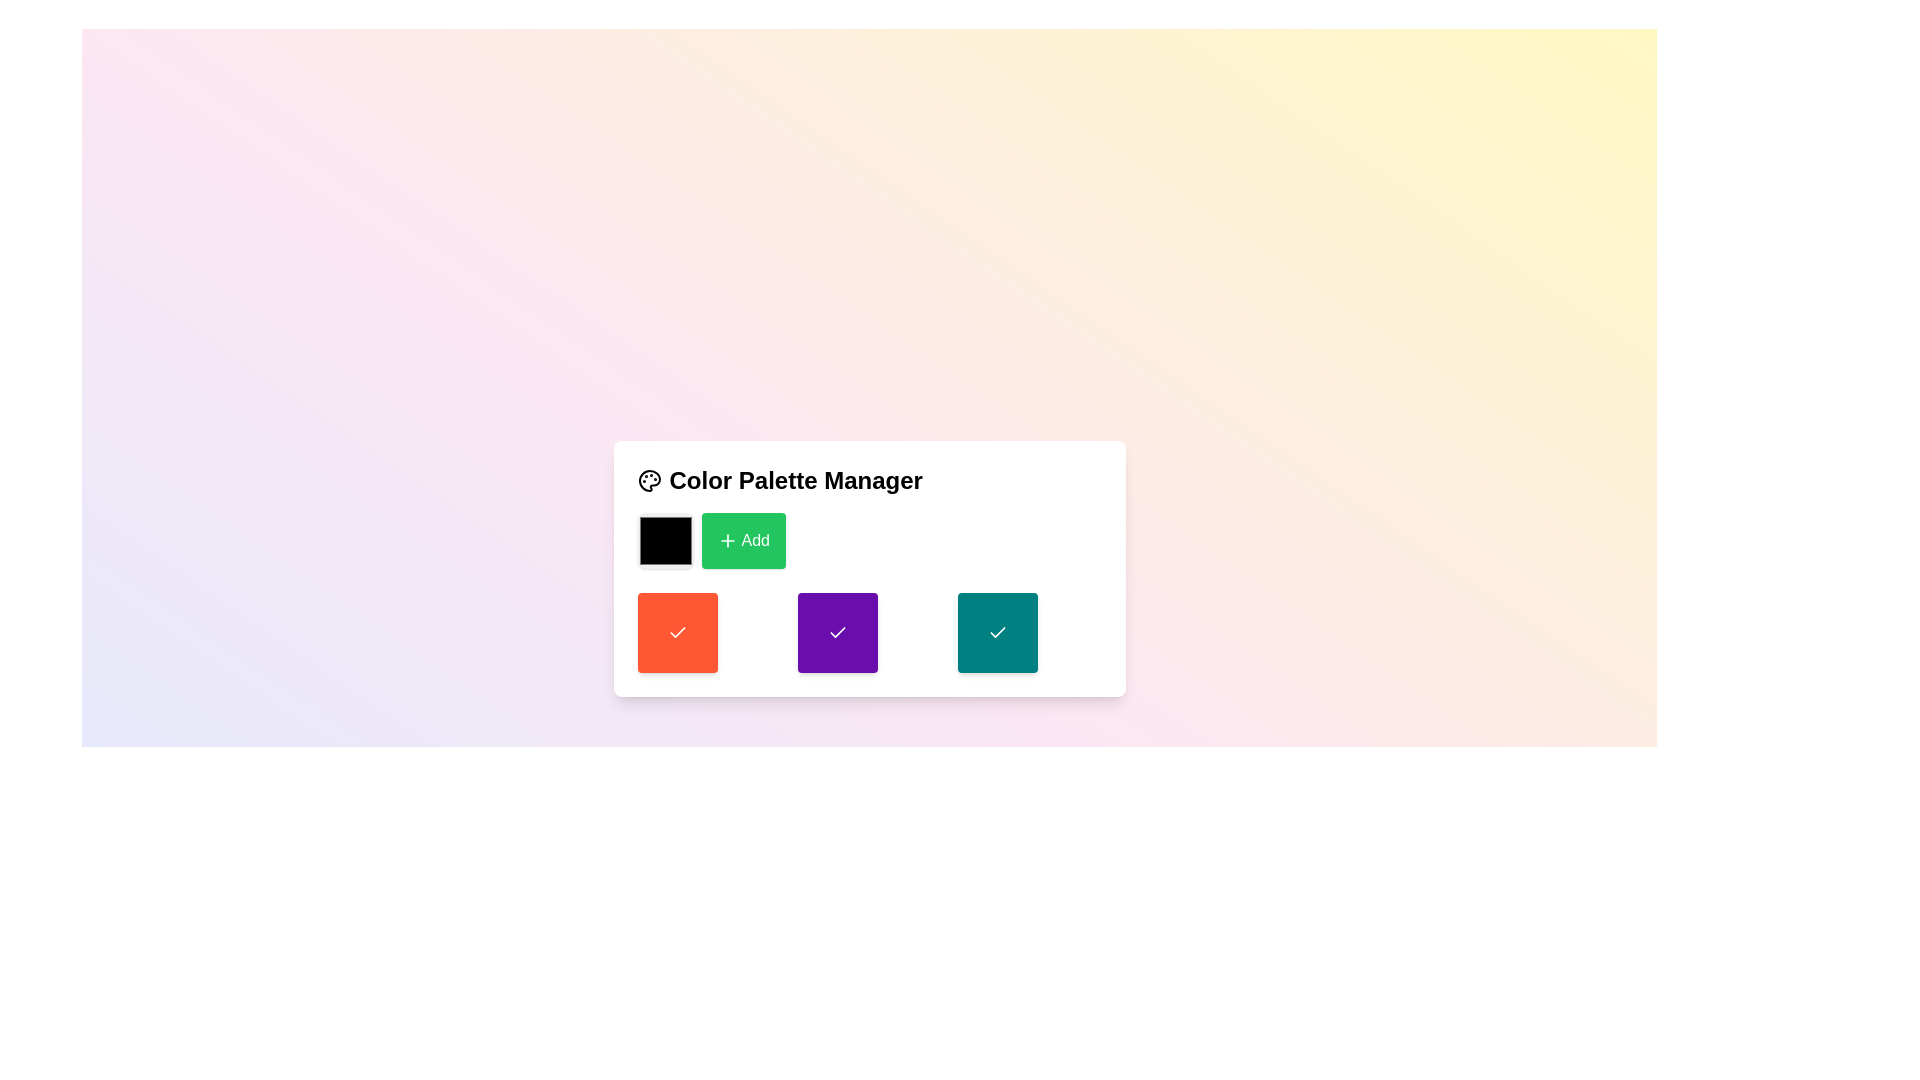 Image resolution: width=1920 pixels, height=1080 pixels. Describe the element at coordinates (837, 632) in the screenshot. I see `the checkmark icon within the purple square located in the second square color box of the bottom row in the 'Color Palette Manager' card` at that location.